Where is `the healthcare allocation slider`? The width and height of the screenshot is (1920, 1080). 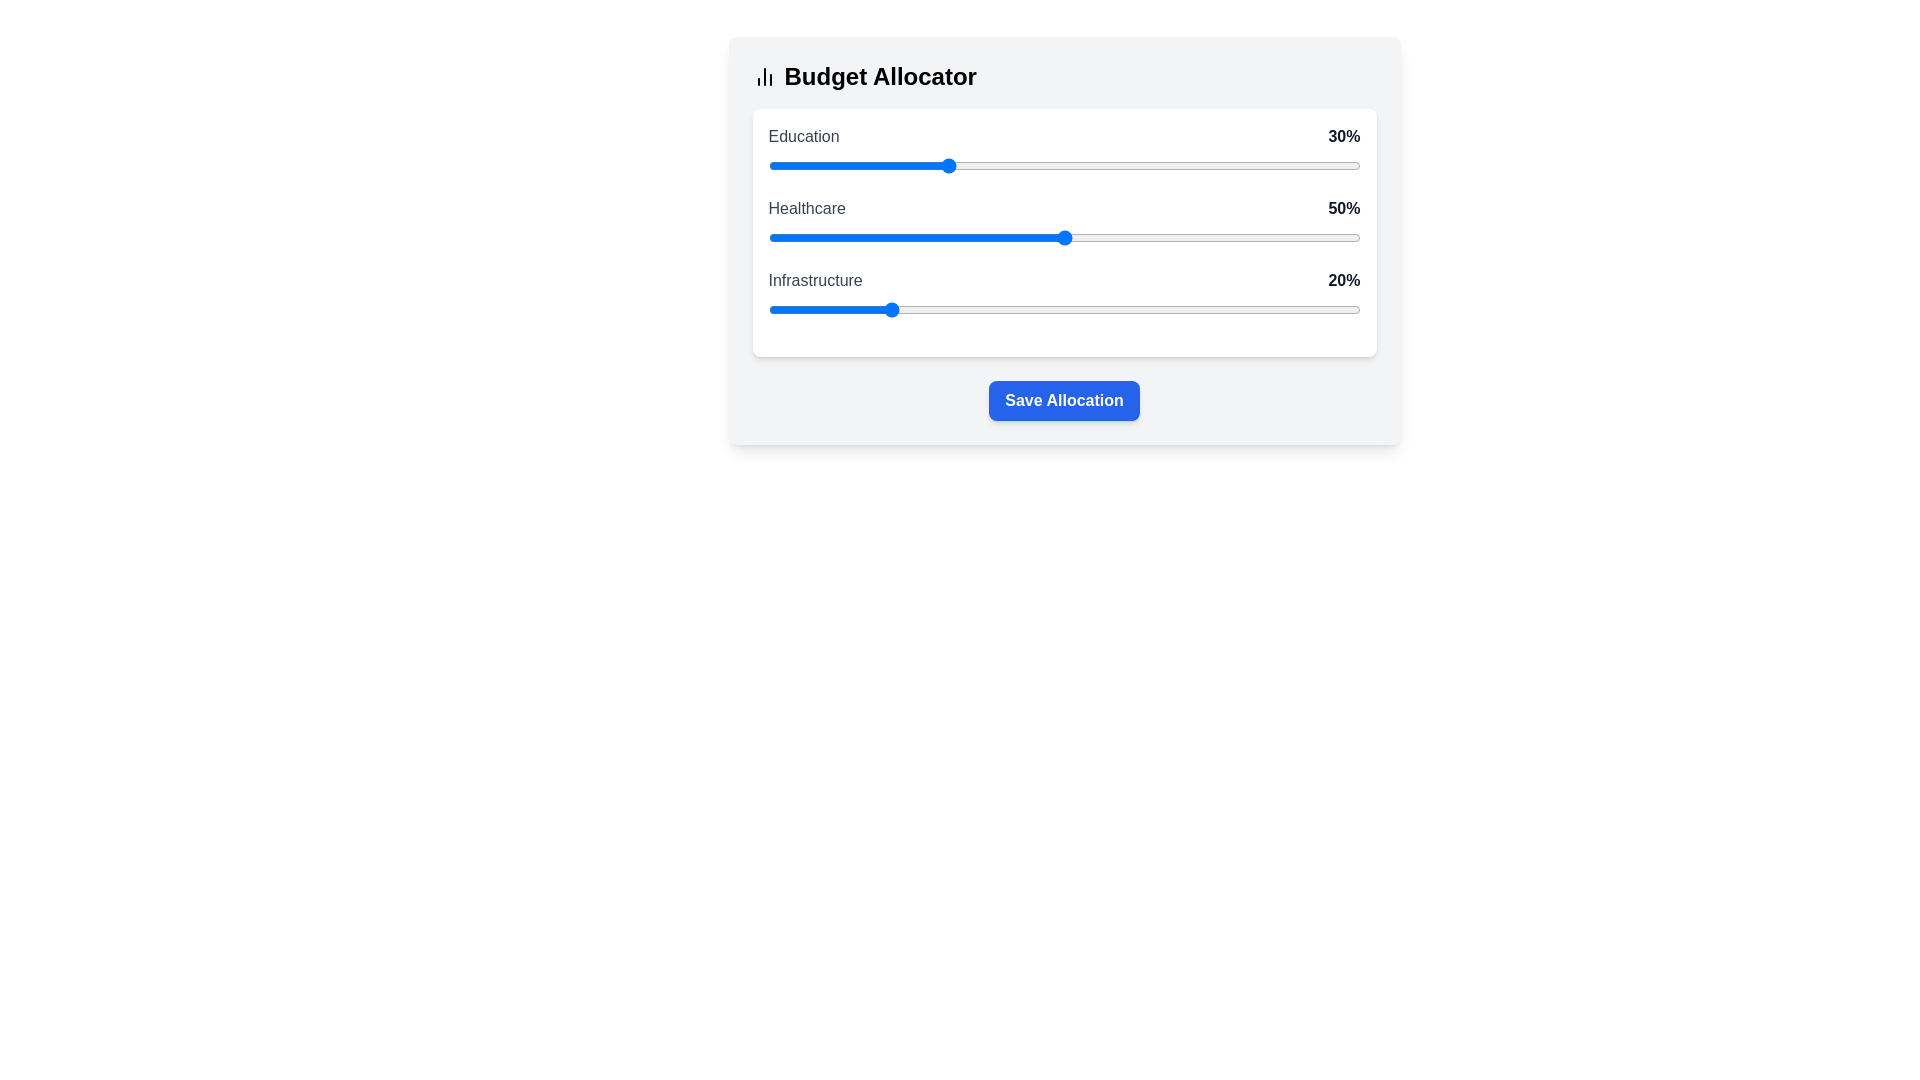
the healthcare allocation slider is located at coordinates (1247, 237).